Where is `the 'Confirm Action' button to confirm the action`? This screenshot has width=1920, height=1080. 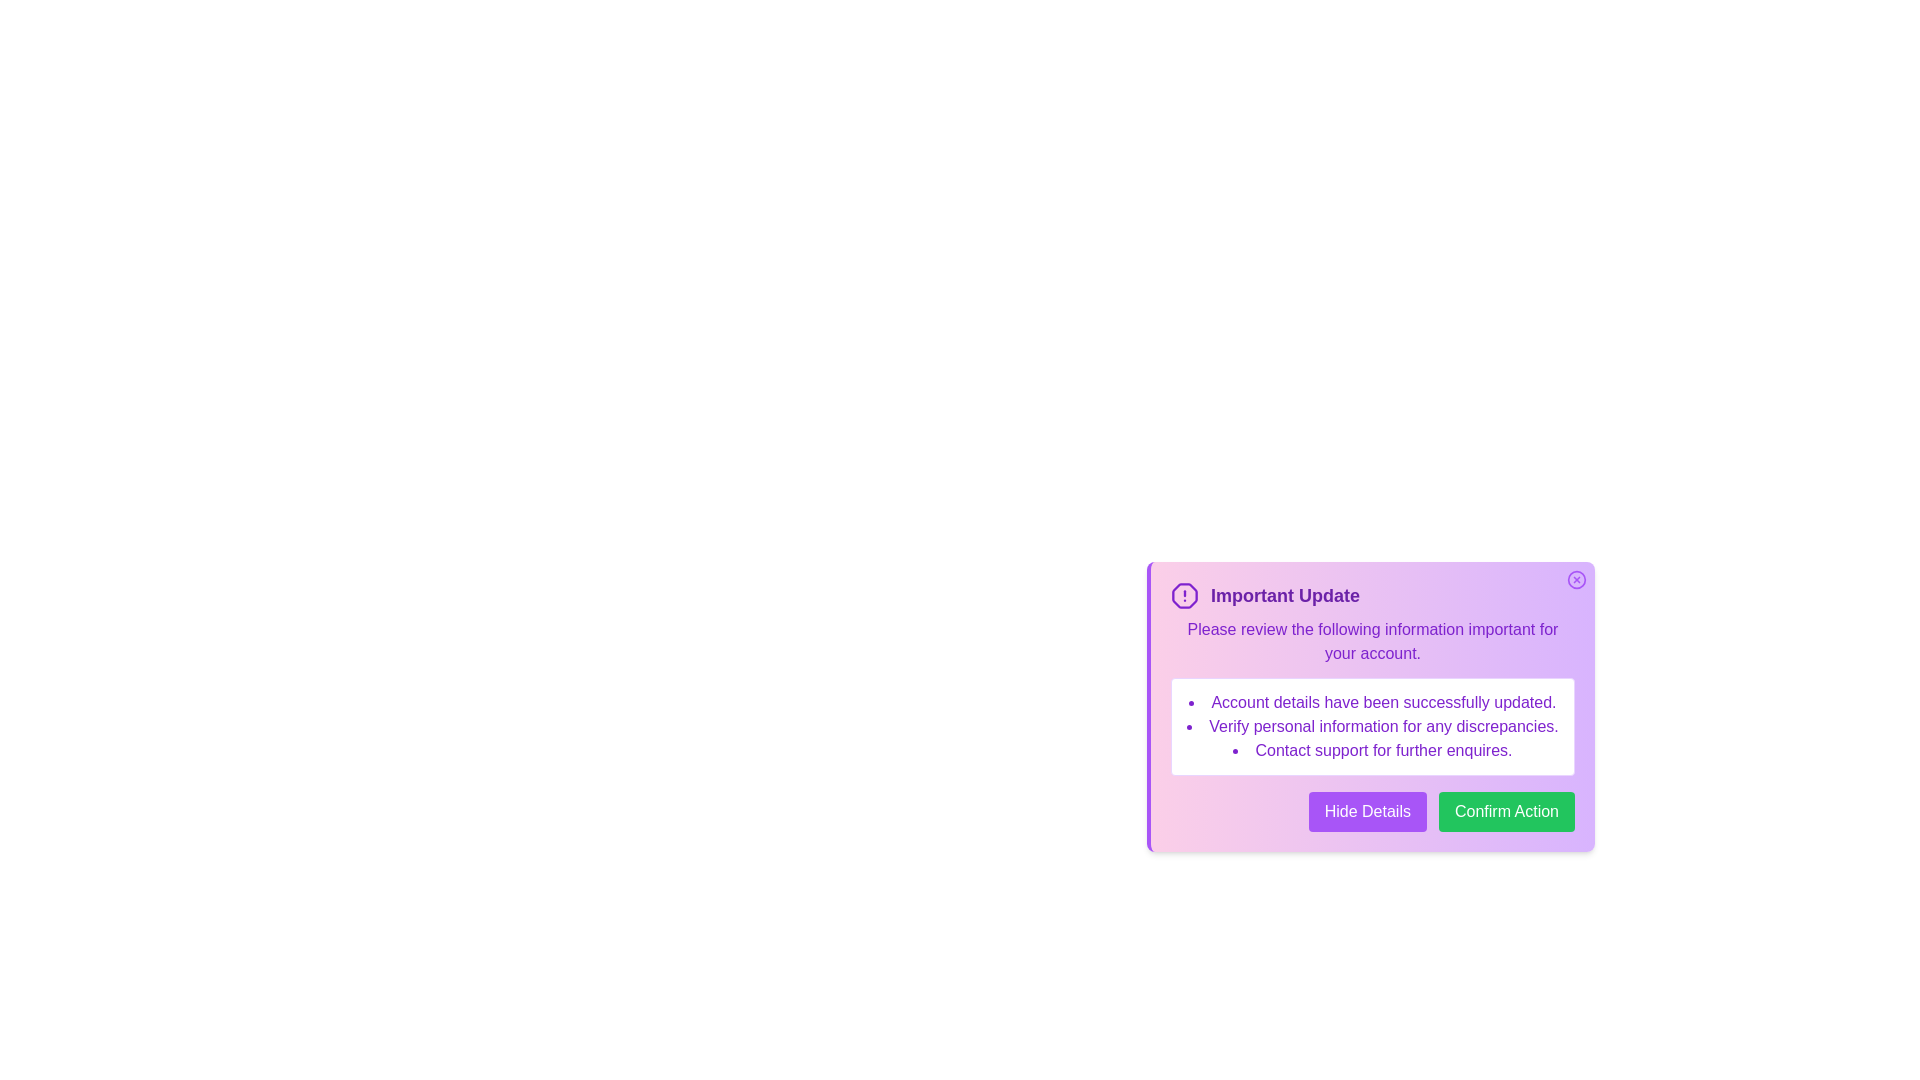 the 'Confirm Action' button to confirm the action is located at coordinates (1507, 812).